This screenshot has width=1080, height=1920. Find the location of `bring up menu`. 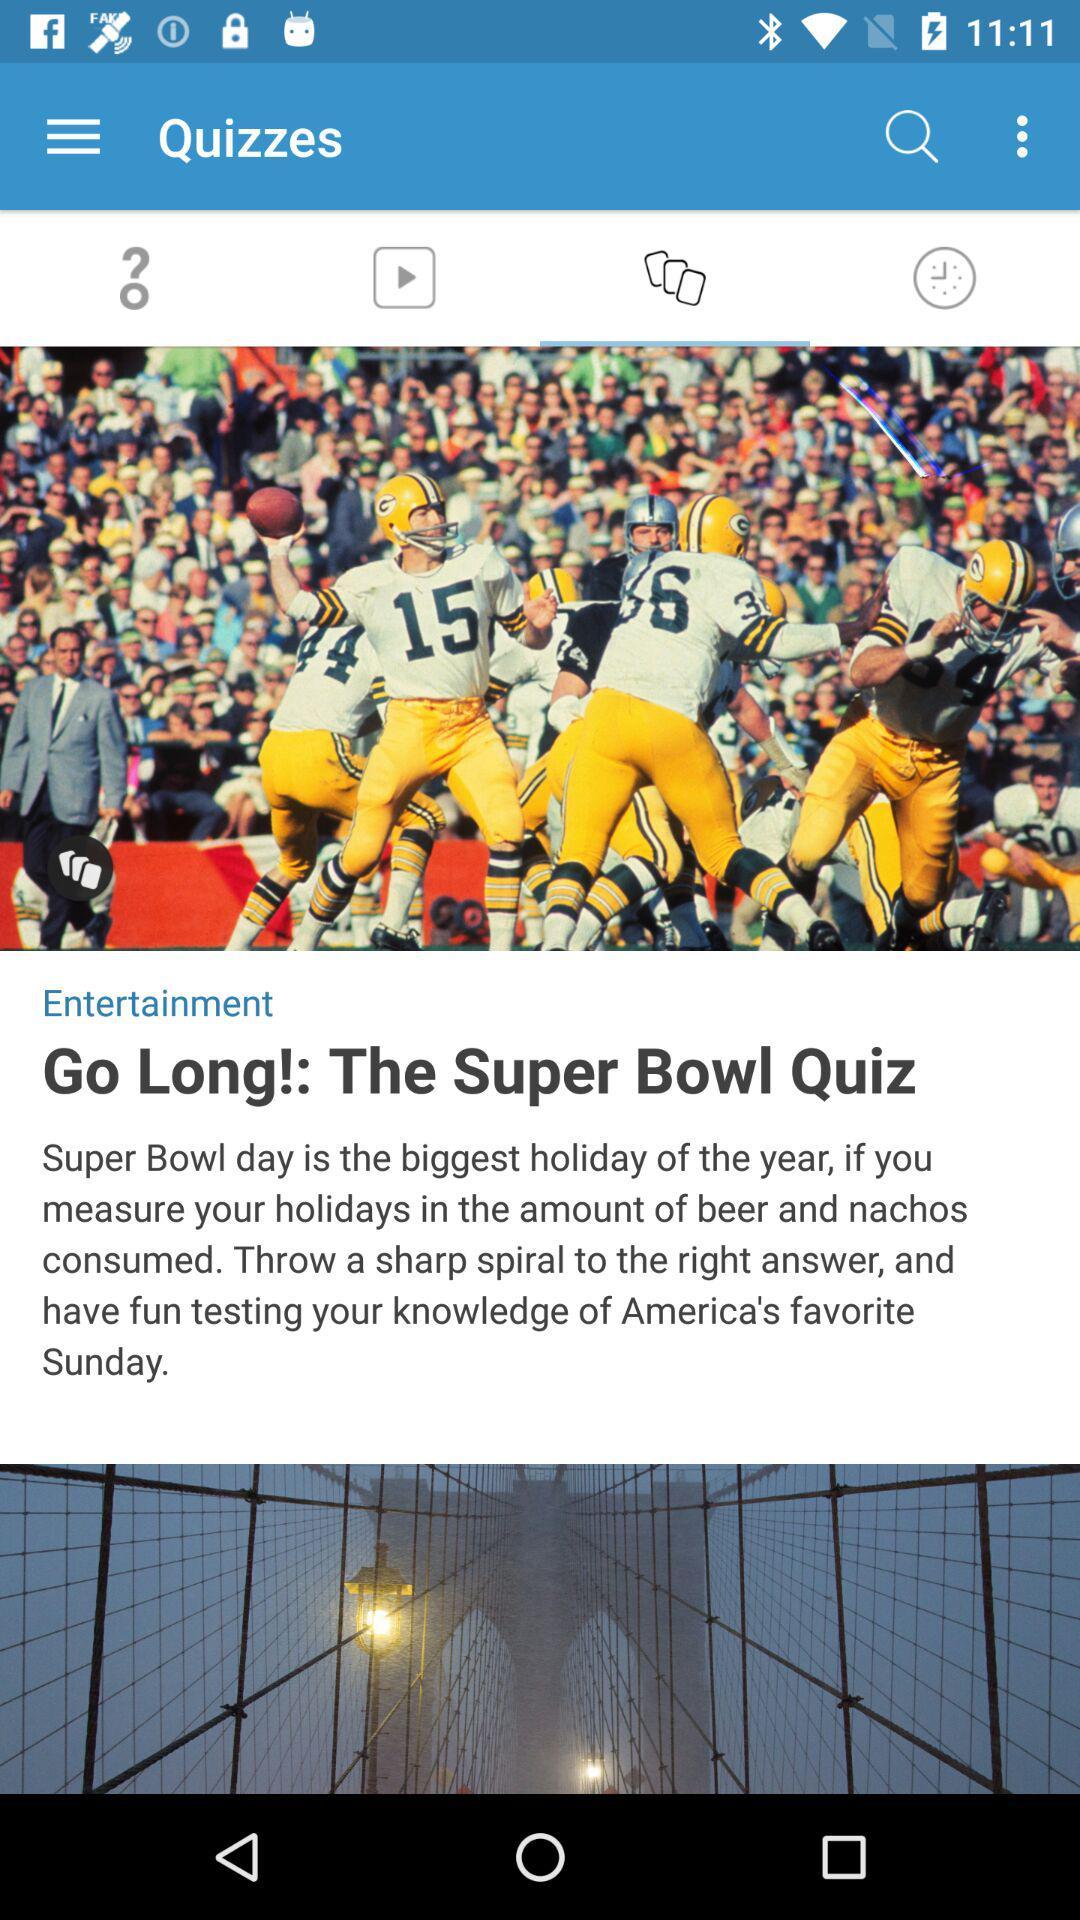

bring up menu is located at coordinates (72, 135).